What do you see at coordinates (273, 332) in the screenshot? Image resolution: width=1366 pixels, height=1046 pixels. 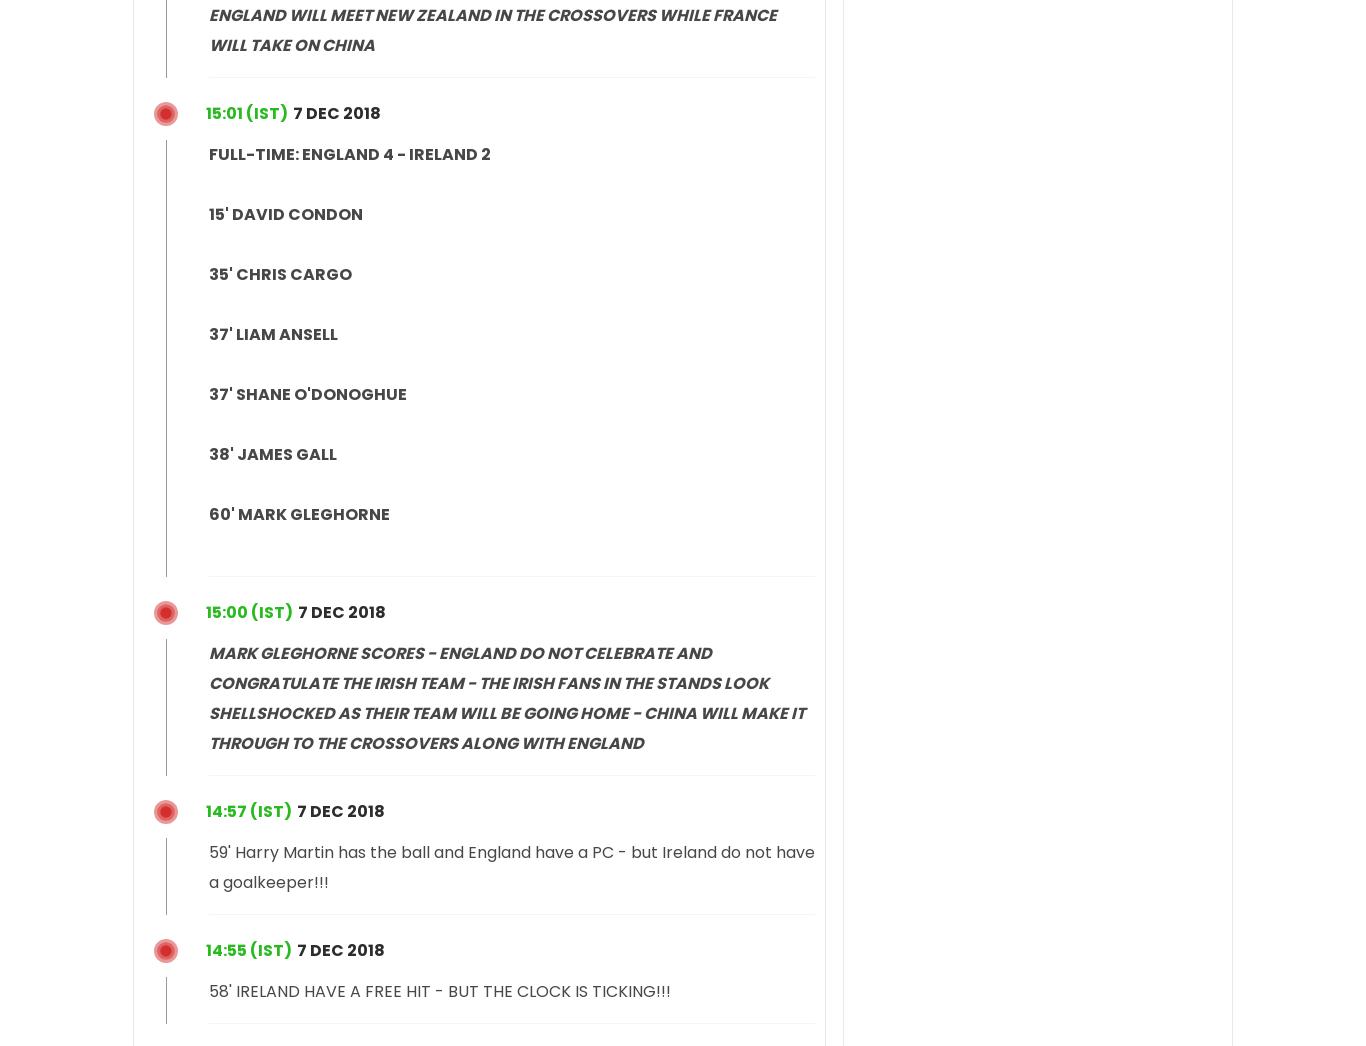 I see `'37' LIAM ANSELL'` at bounding box center [273, 332].